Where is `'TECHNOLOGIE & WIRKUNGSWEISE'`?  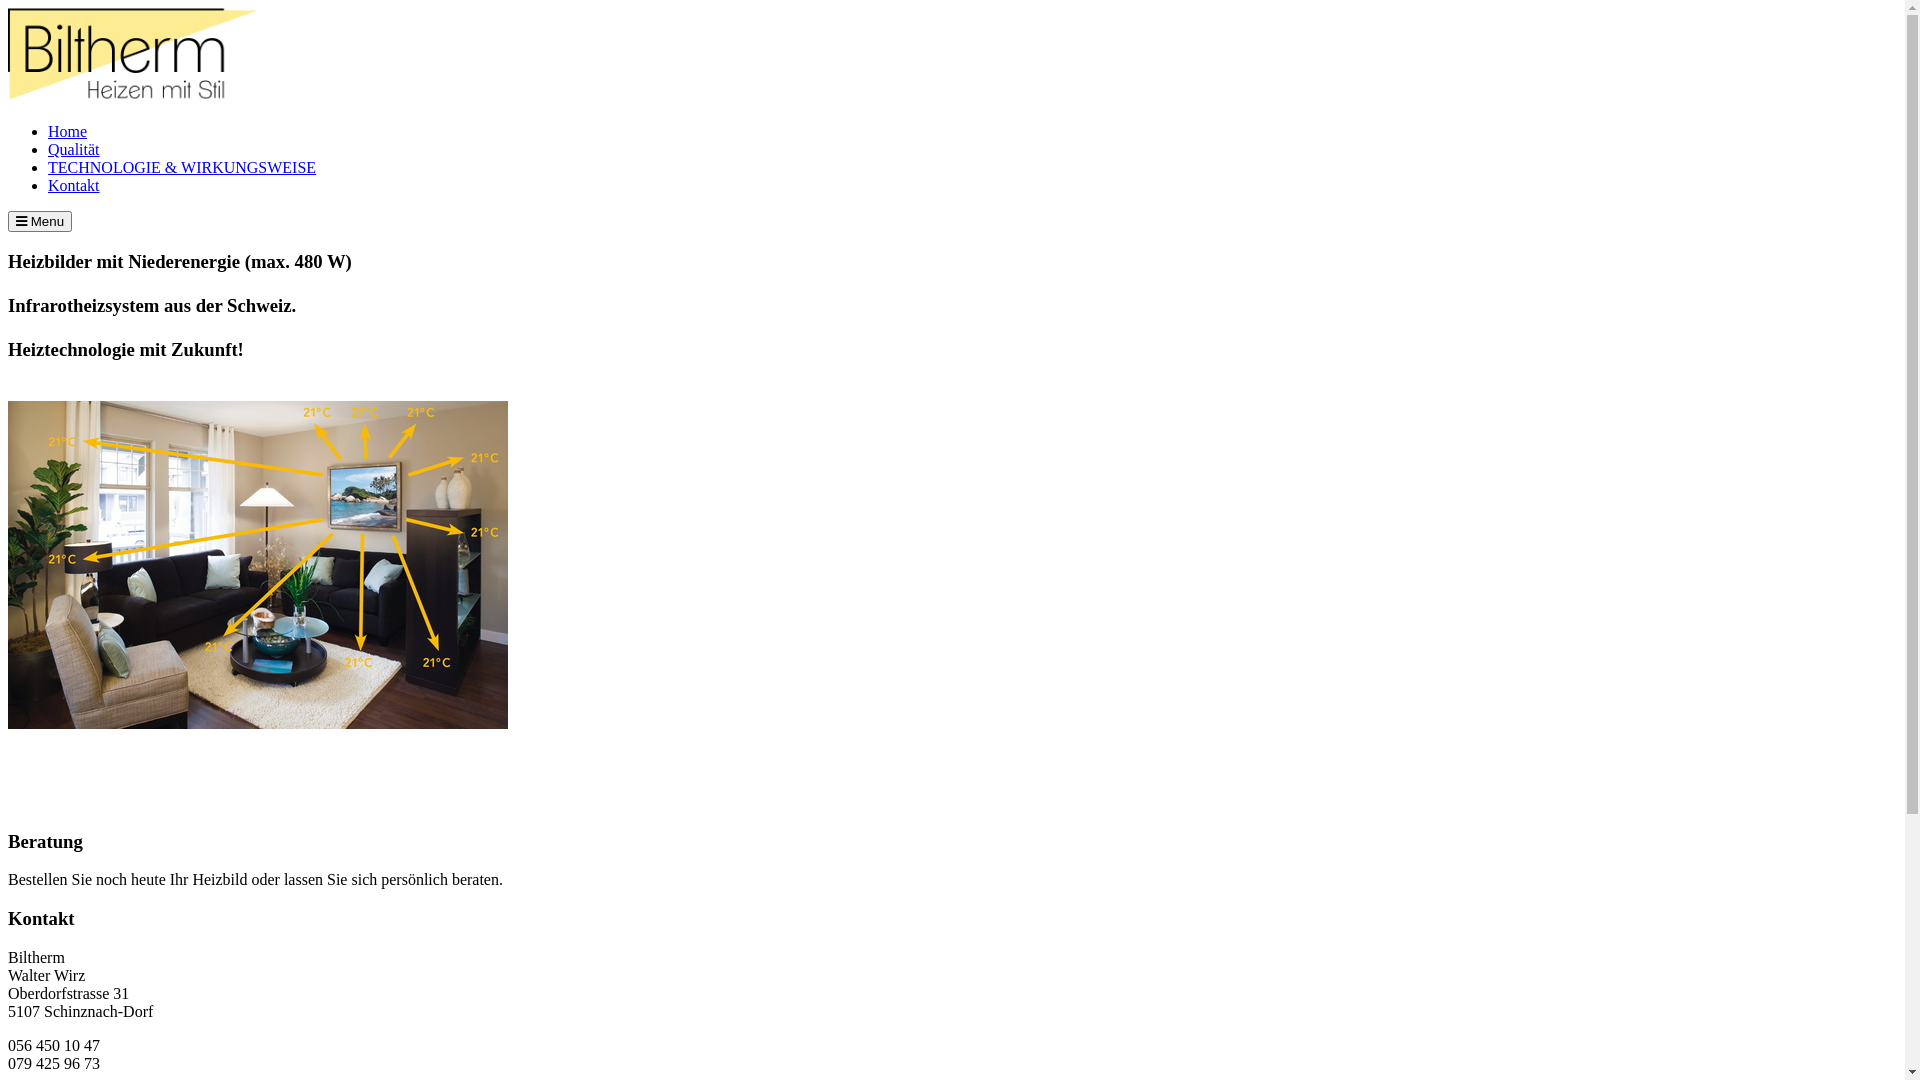 'TECHNOLOGIE & WIRKUNGSWEISE' is located at coordinates (48, 166).